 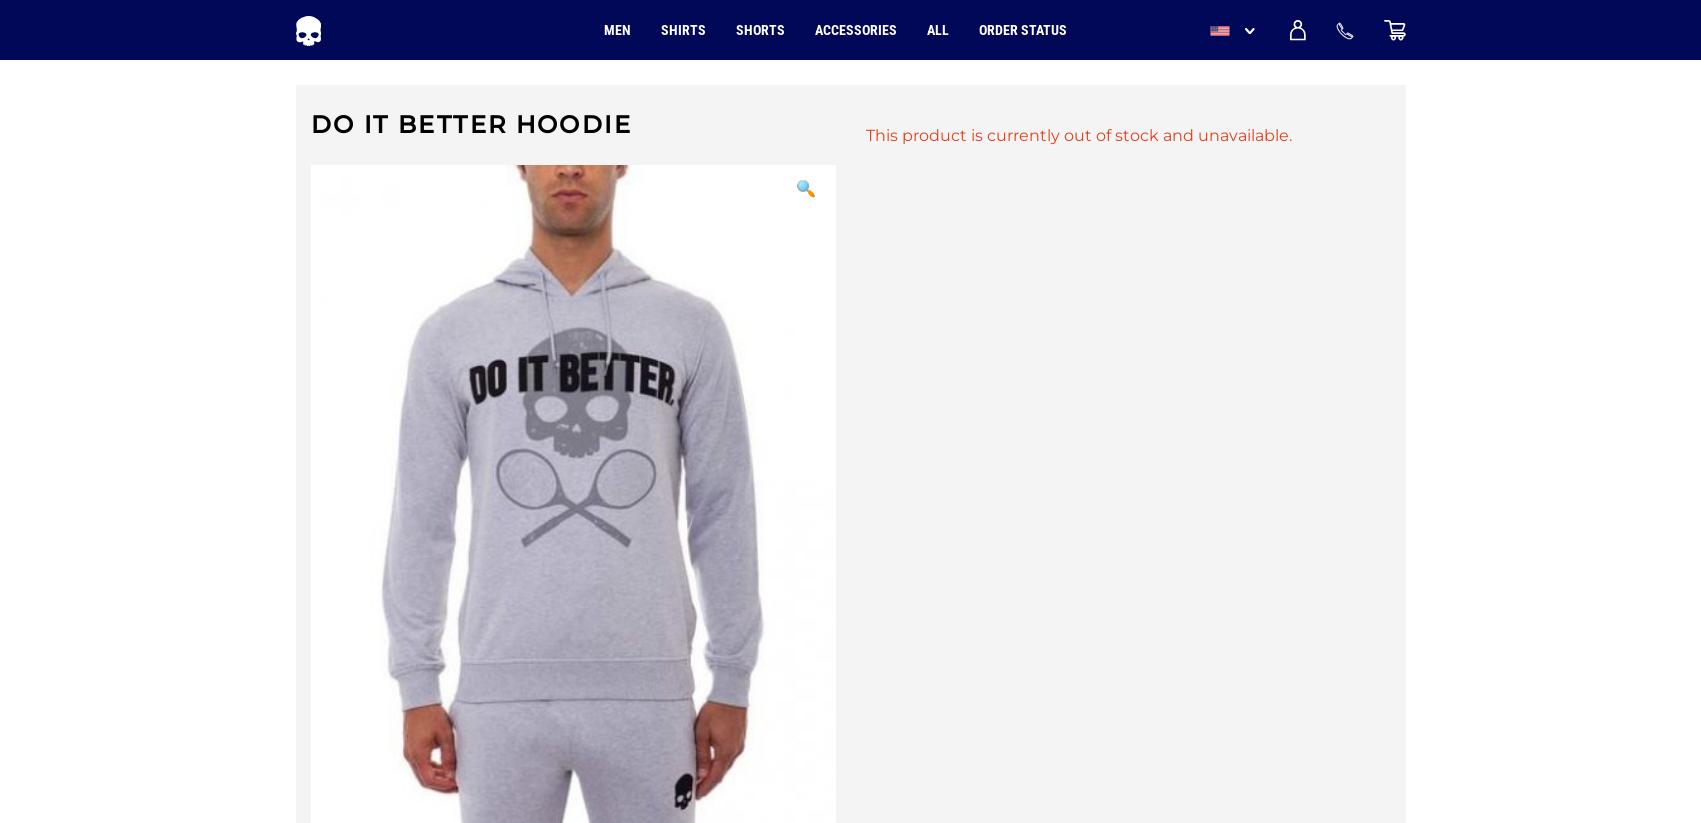 I want to click on 'This product is currently out of stock and unavailable.', so click(x=863, y=135).